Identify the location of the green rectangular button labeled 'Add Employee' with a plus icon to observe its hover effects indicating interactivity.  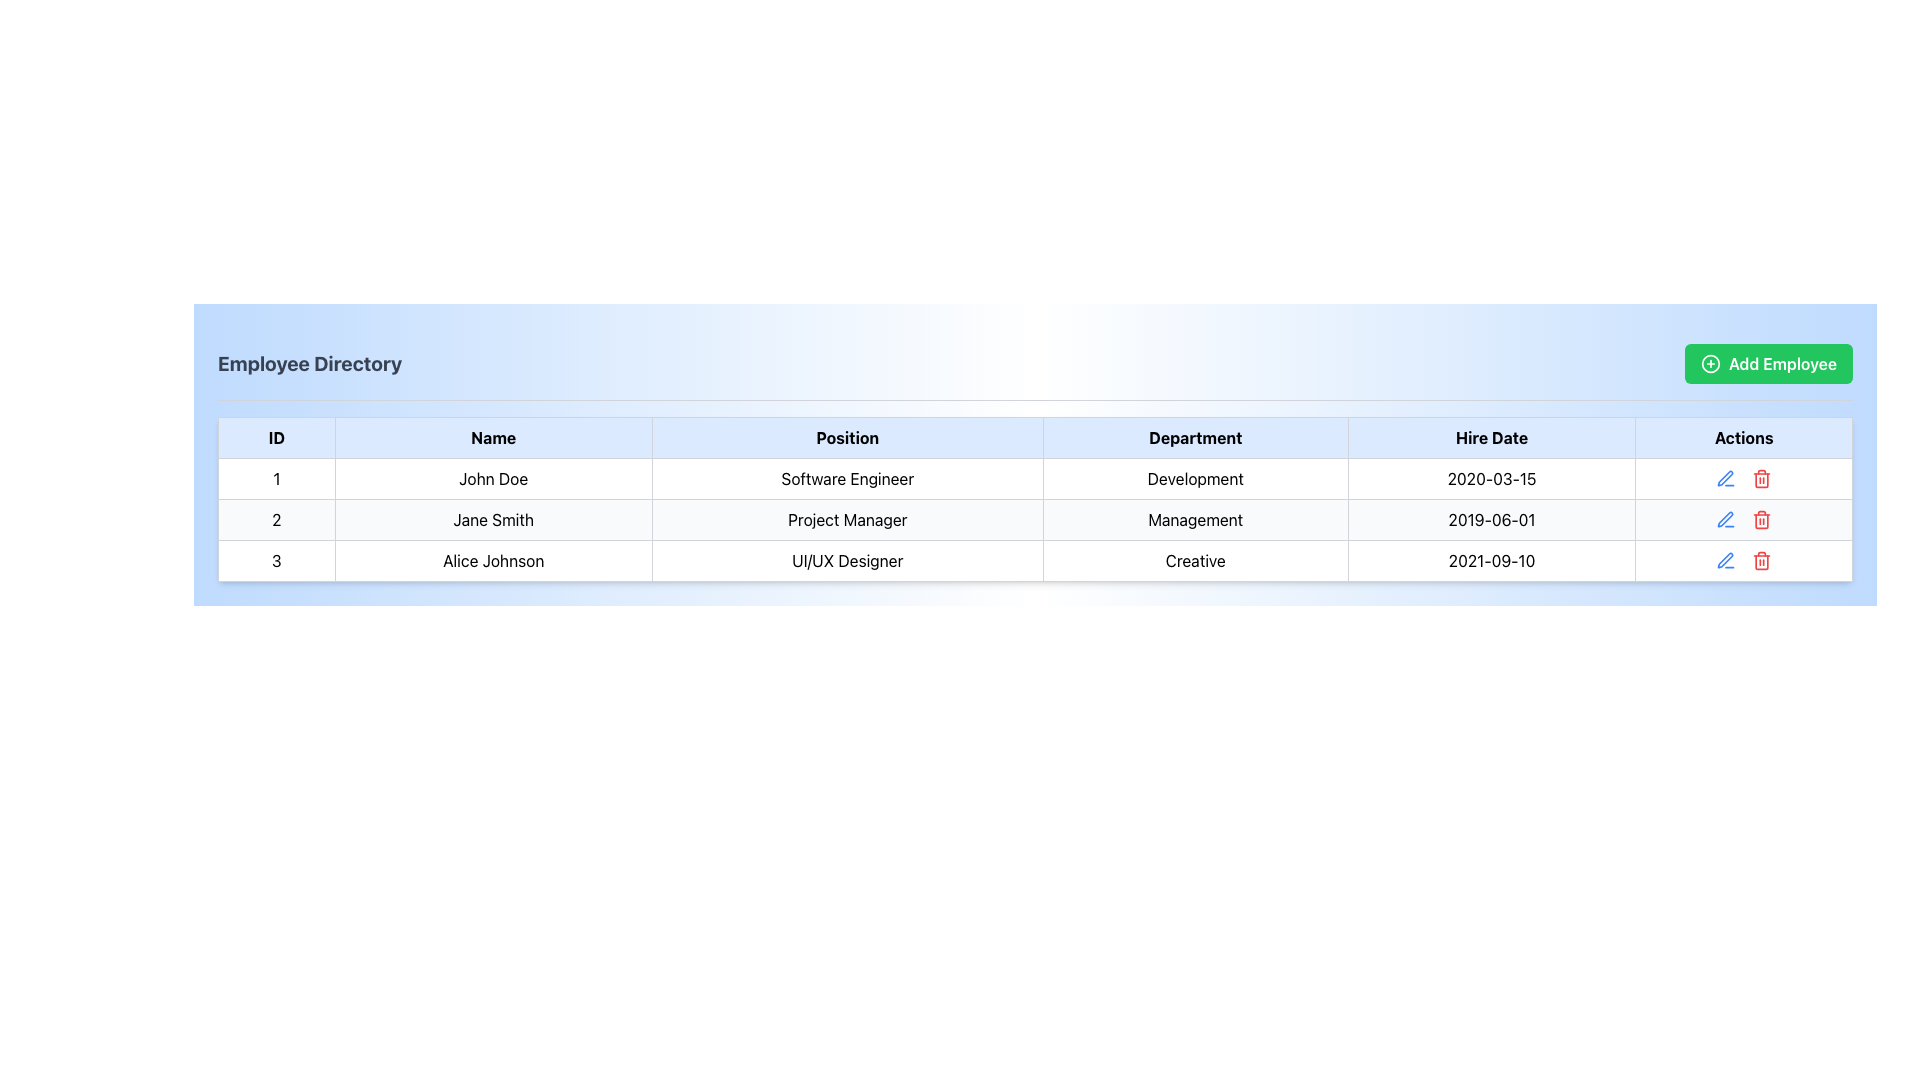
(1768, 363).